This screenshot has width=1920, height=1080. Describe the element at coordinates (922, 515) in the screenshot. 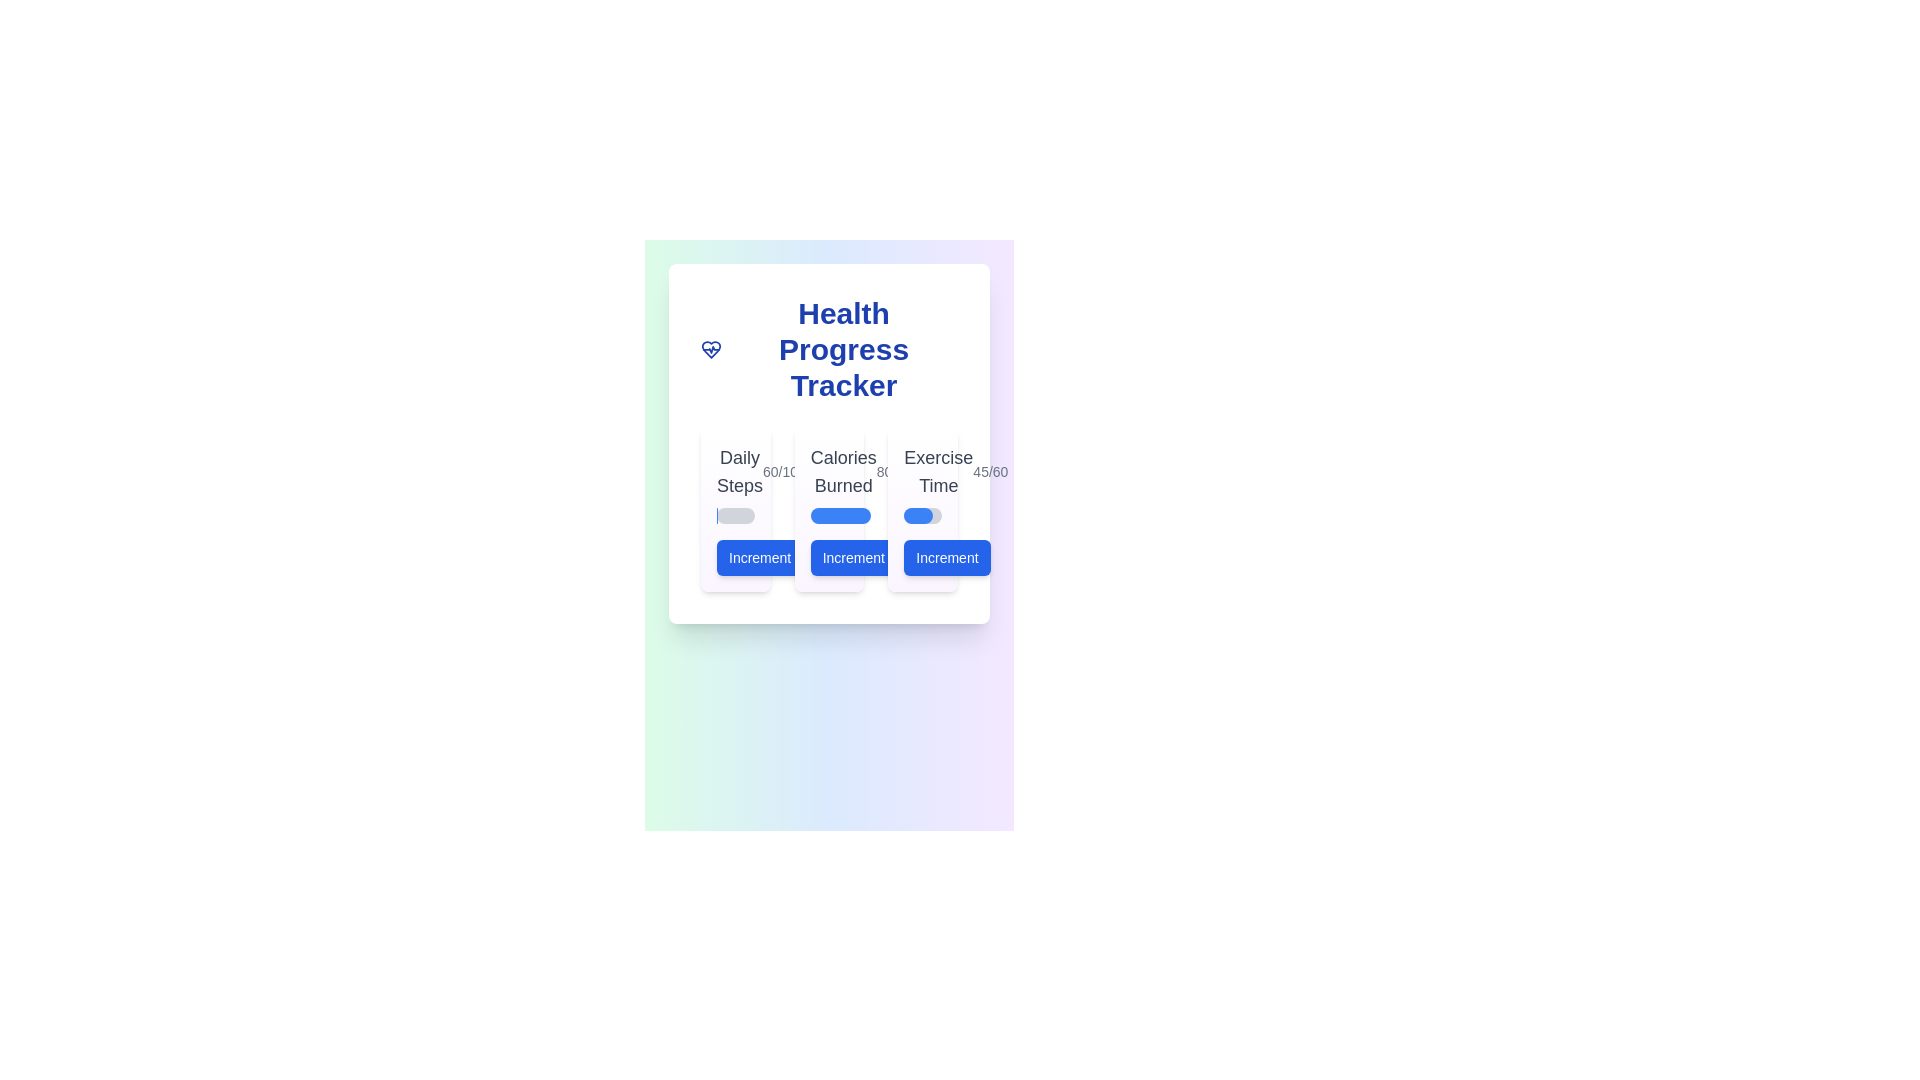

I see `the third progress bar that visually represents the completion percentage of the 'Exercise Time' task, showing 75% completion, positioned under the 'Exercise Time' label and above the 'Increment' button` at that location.